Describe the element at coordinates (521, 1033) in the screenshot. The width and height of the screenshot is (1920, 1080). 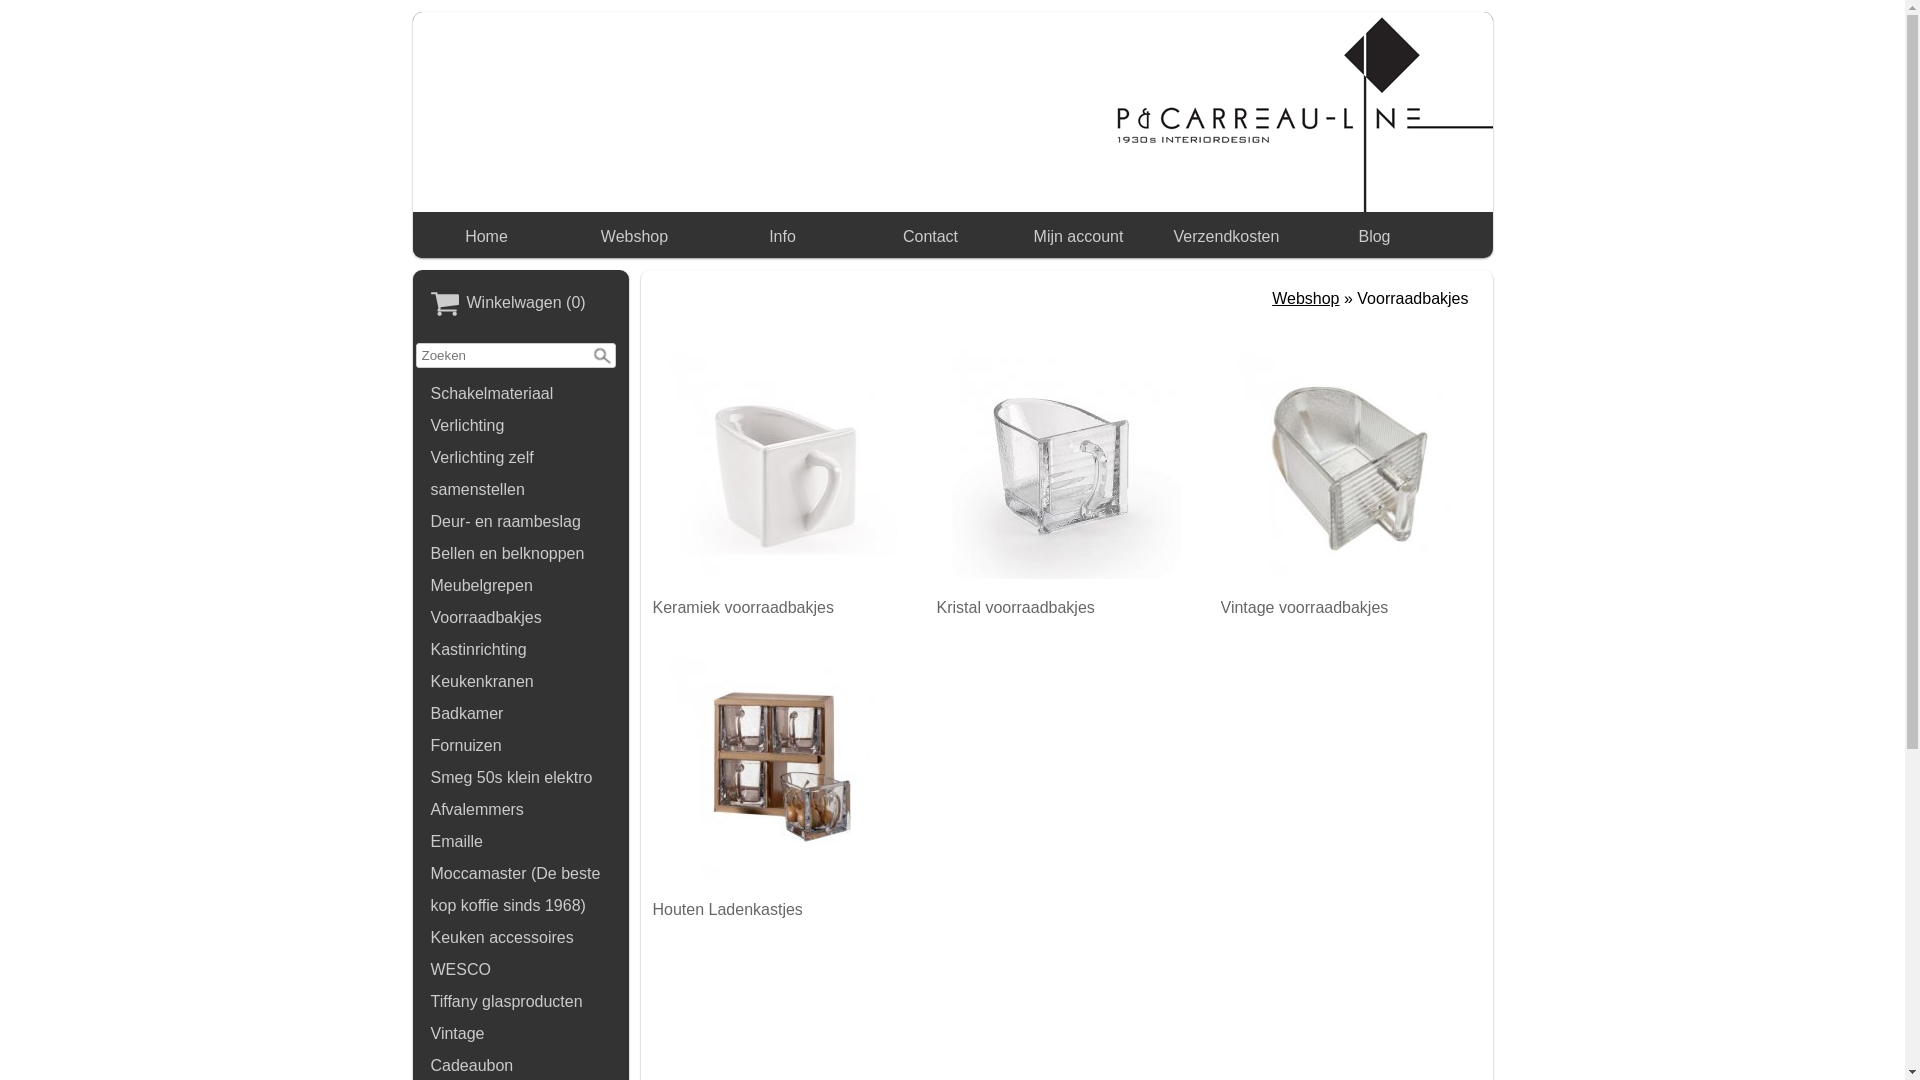
I see `'Vintage'` at that location.